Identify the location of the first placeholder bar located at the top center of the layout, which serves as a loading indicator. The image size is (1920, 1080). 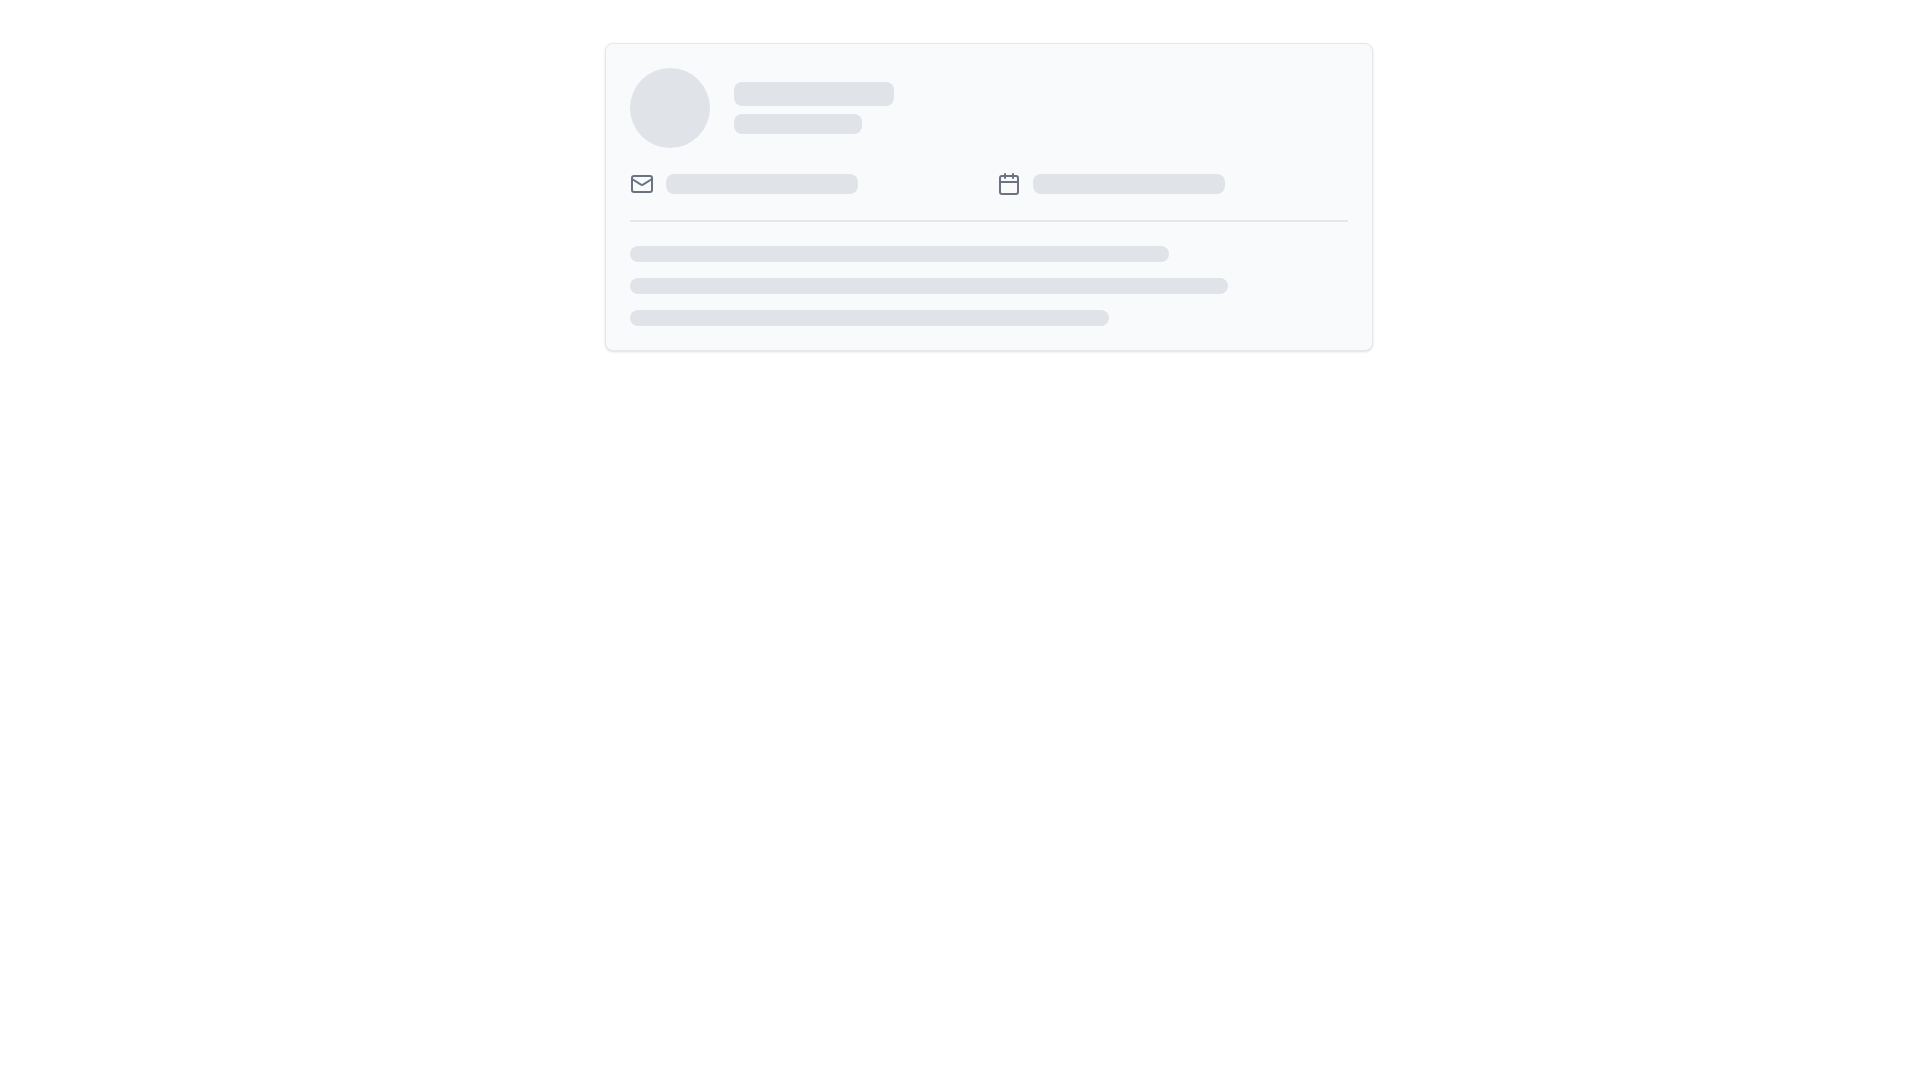
(814, 93).